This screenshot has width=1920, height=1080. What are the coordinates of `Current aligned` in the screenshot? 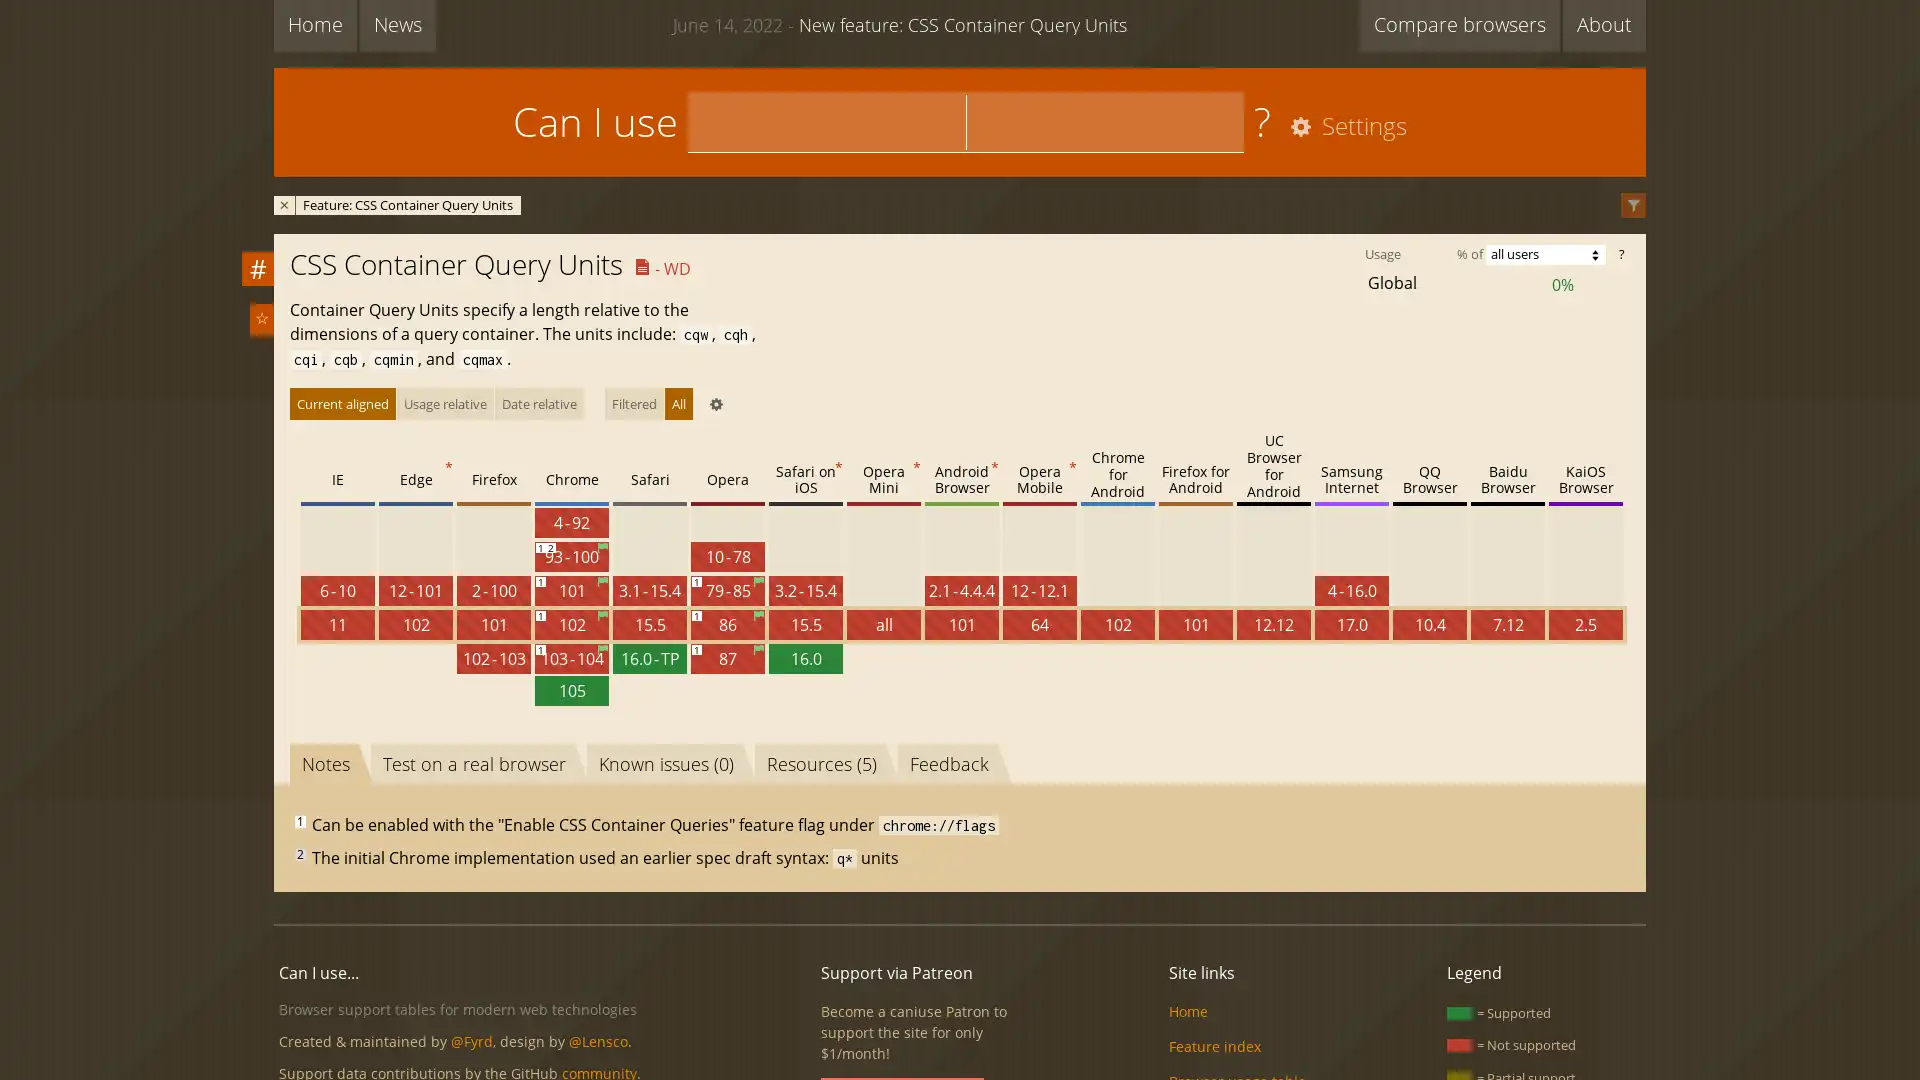 It's located at (342, 404).